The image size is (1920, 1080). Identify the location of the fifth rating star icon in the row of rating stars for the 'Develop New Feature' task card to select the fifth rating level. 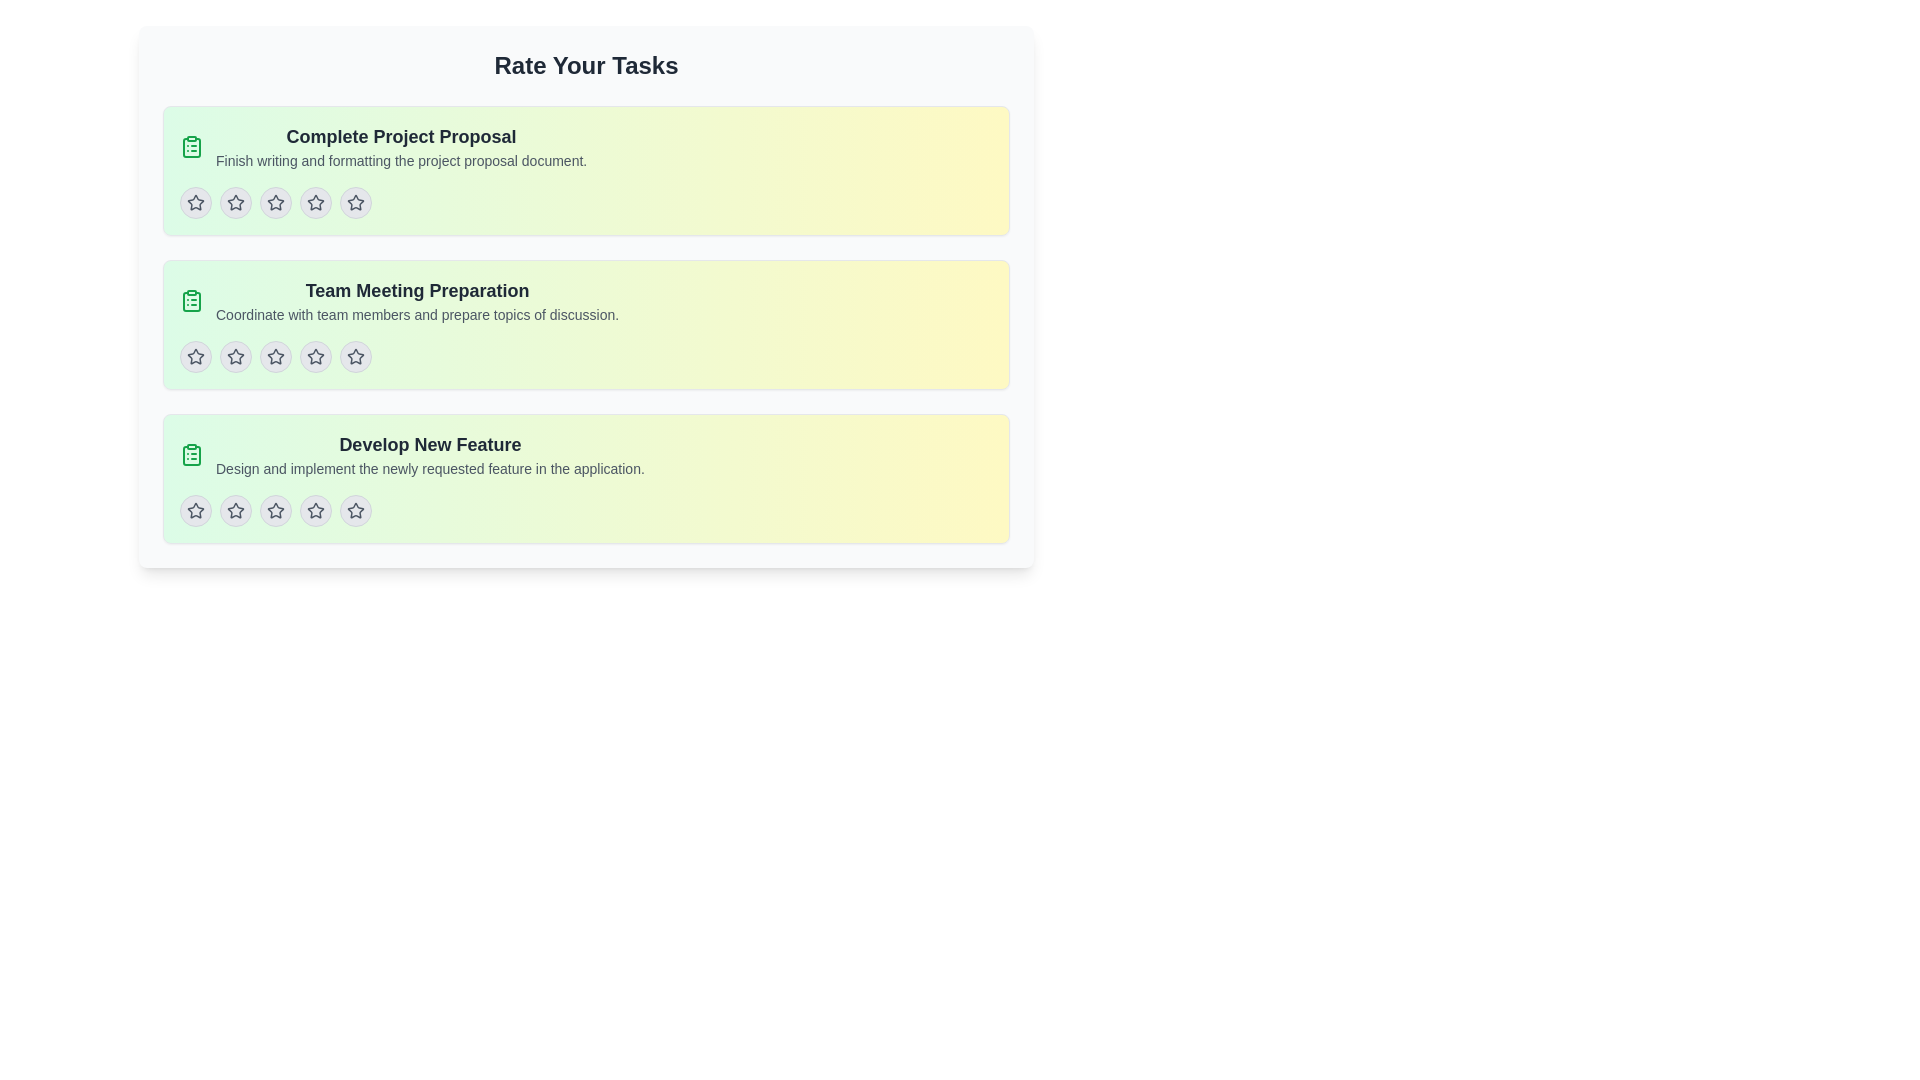
(355, 509).